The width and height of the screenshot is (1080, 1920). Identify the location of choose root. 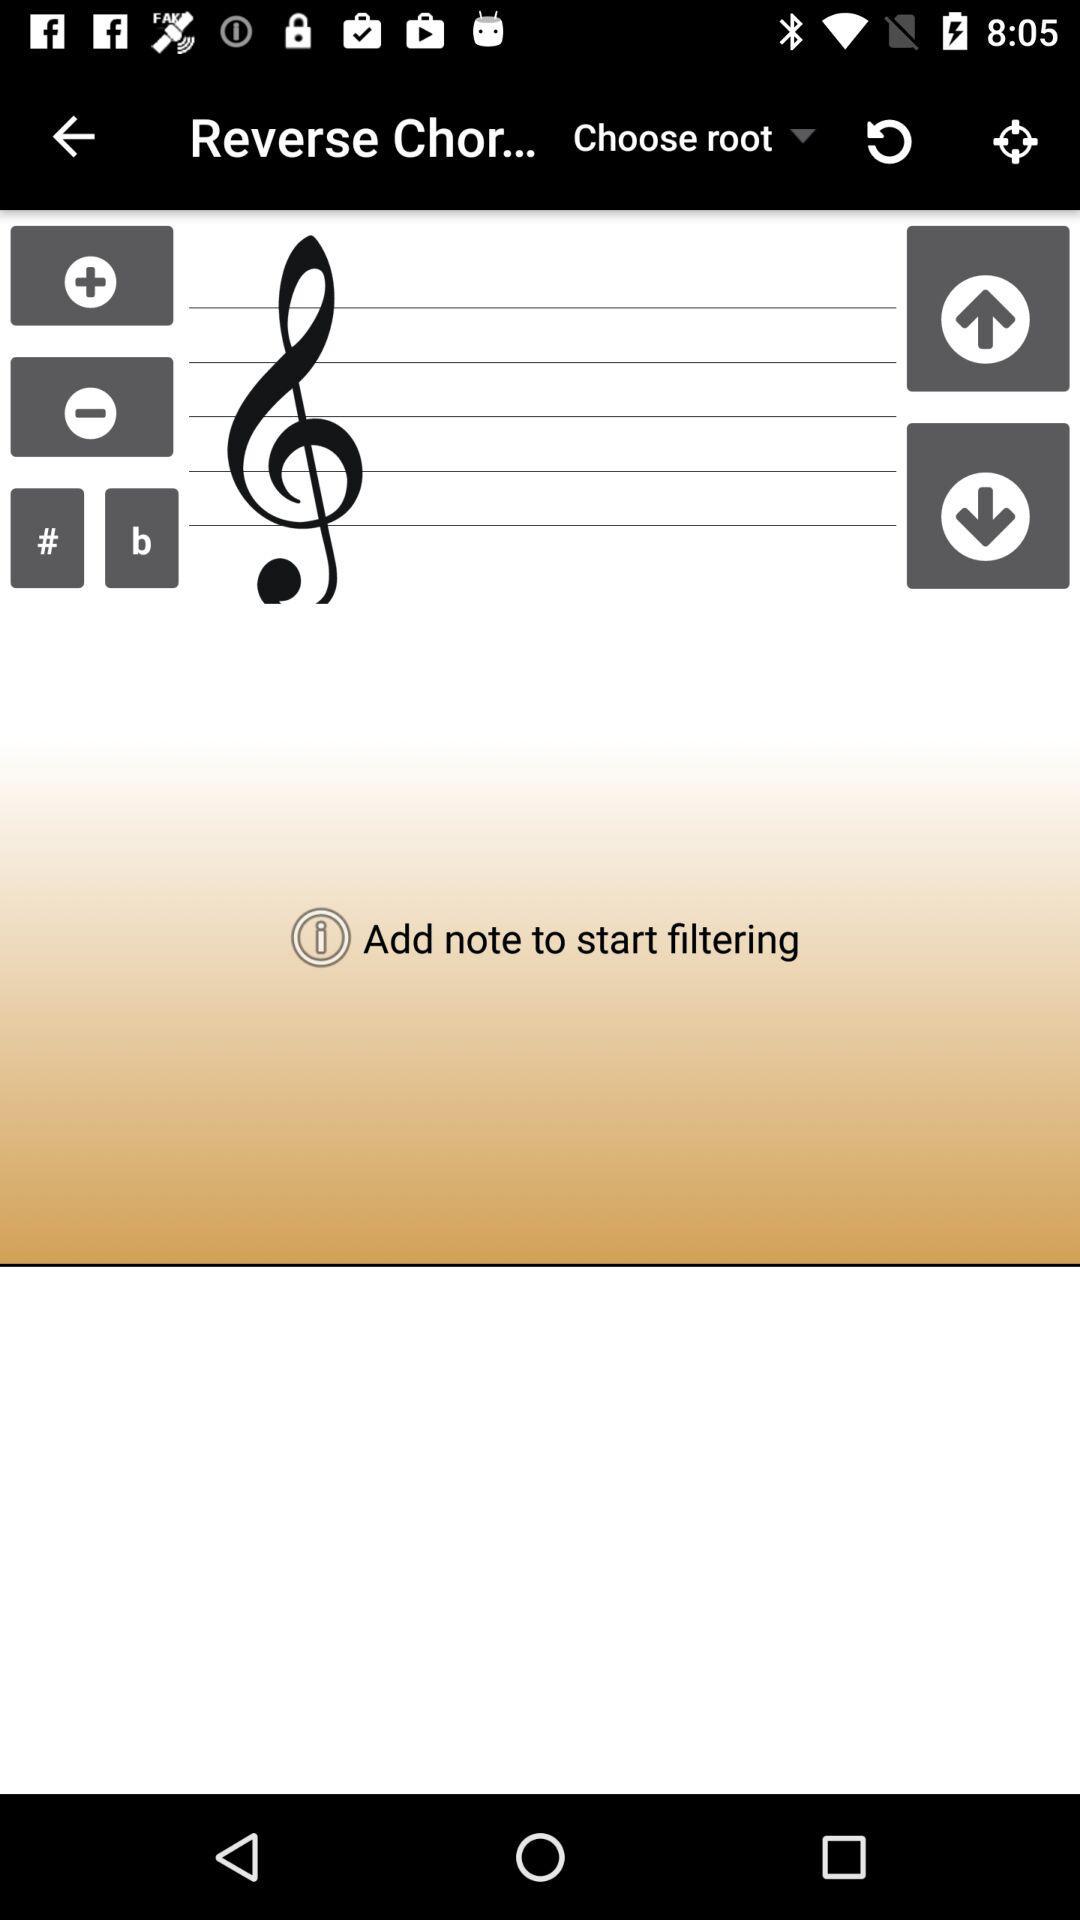
(672, 135).